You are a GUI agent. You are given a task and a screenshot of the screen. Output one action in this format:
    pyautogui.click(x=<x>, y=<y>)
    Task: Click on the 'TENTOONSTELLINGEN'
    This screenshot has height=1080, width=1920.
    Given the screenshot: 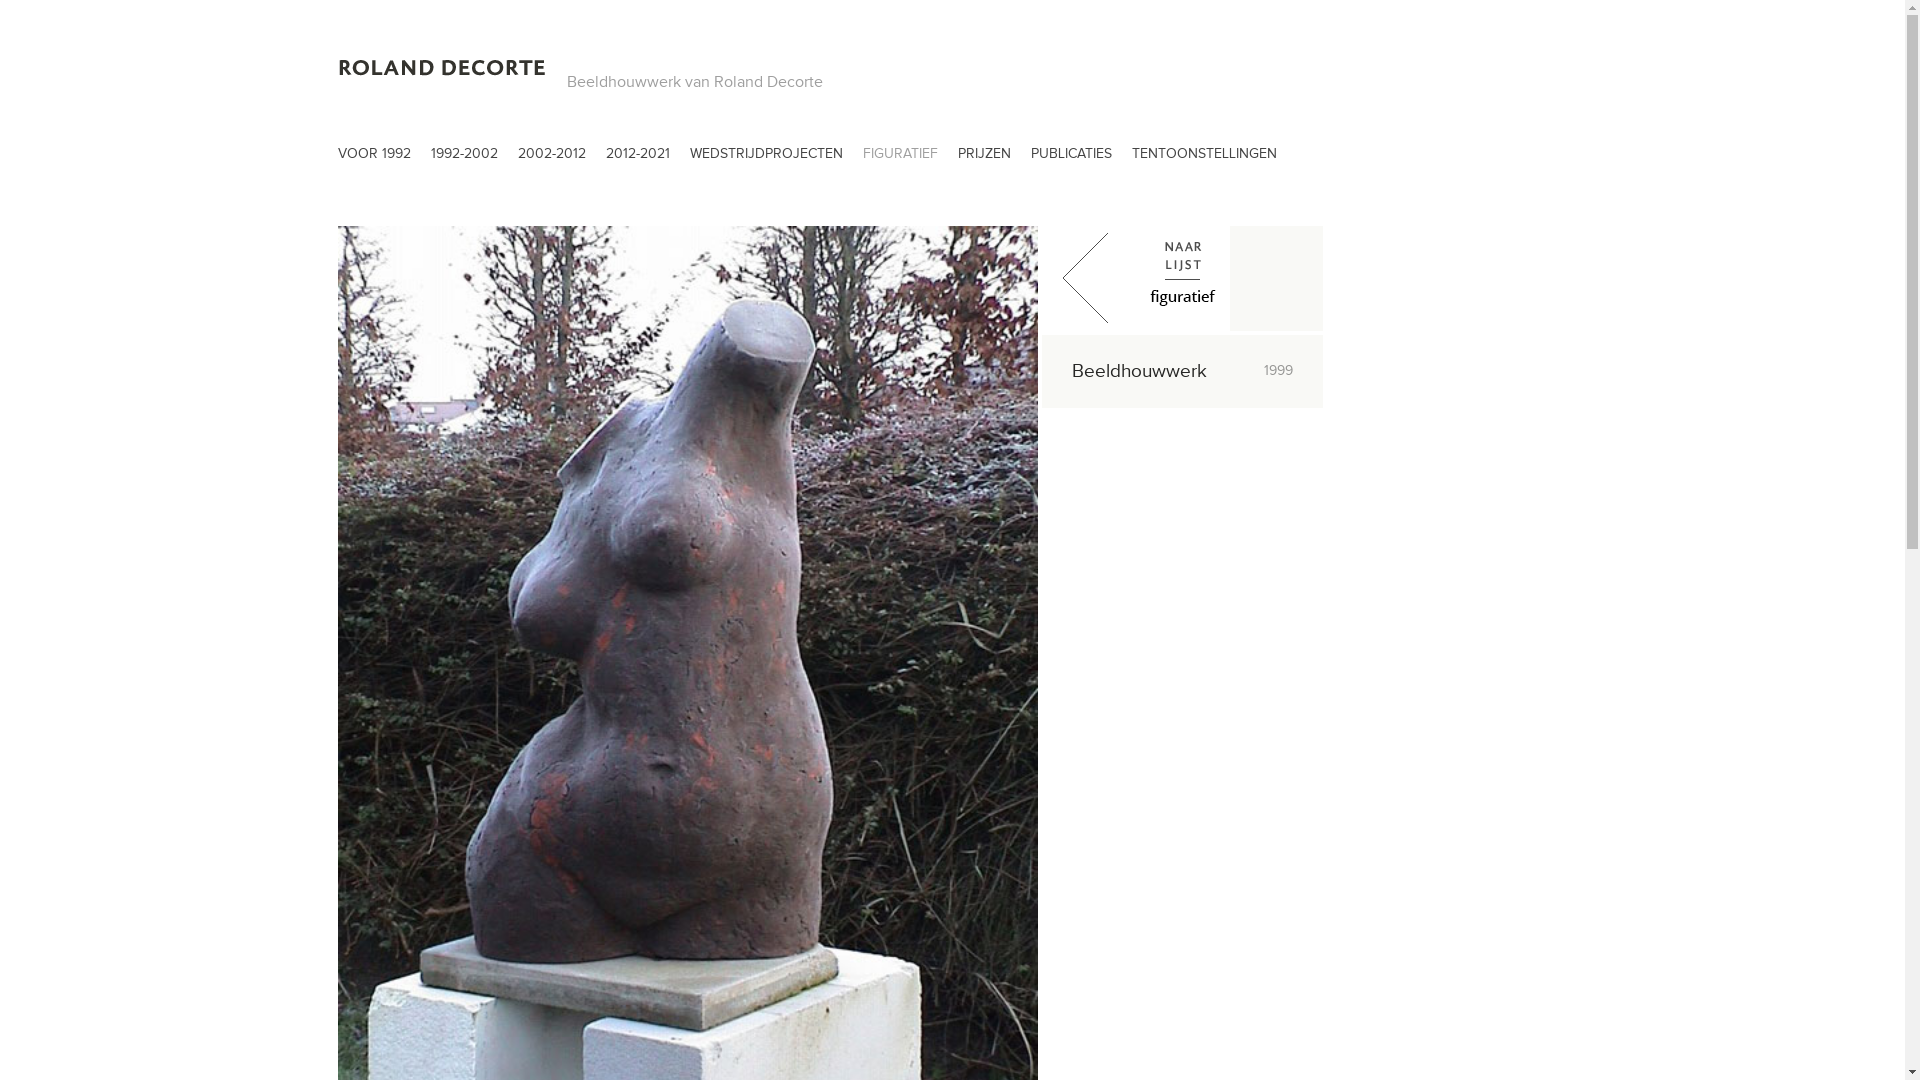 What is the action you would take?
    pyautogui.click(x=1203, y=157)
    